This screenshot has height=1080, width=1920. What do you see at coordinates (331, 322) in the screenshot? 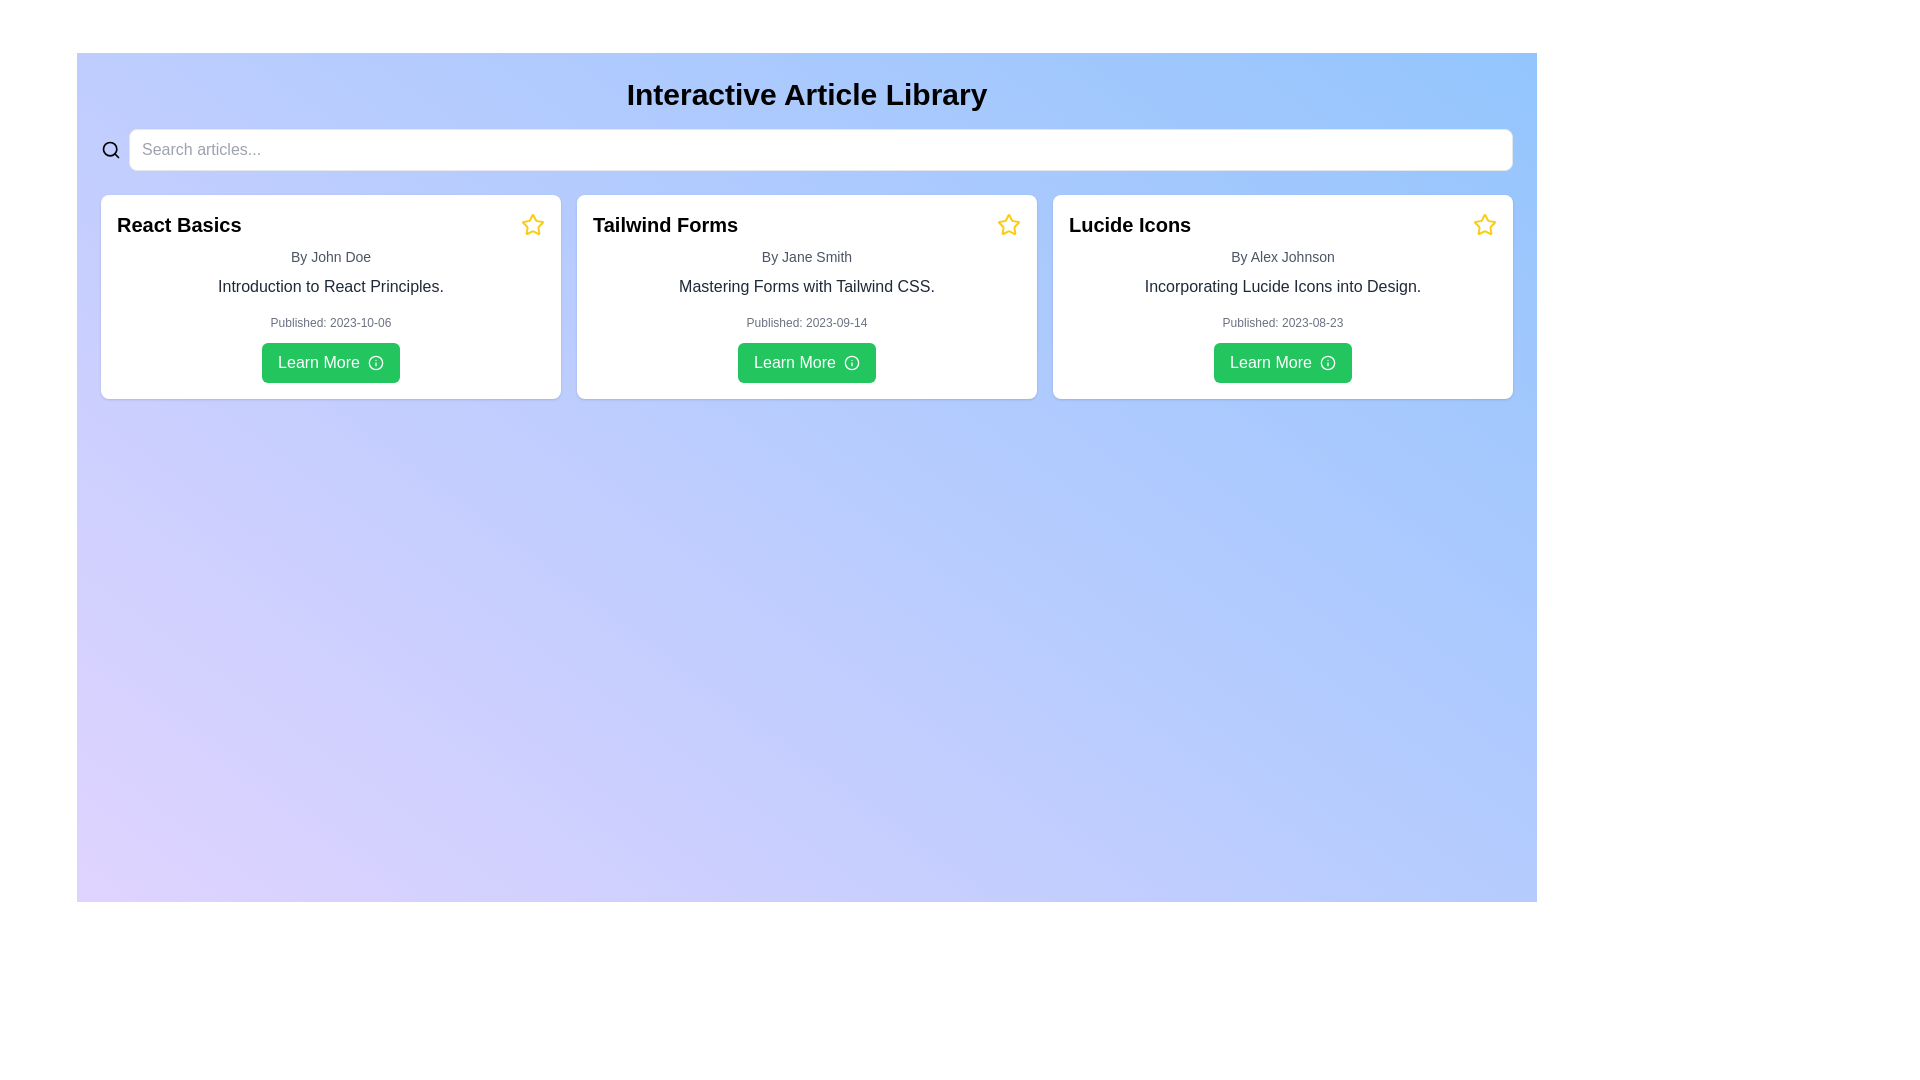
I see `the text label displaying 'Published: 2023-10-06'` at bounding box center [331, 322].